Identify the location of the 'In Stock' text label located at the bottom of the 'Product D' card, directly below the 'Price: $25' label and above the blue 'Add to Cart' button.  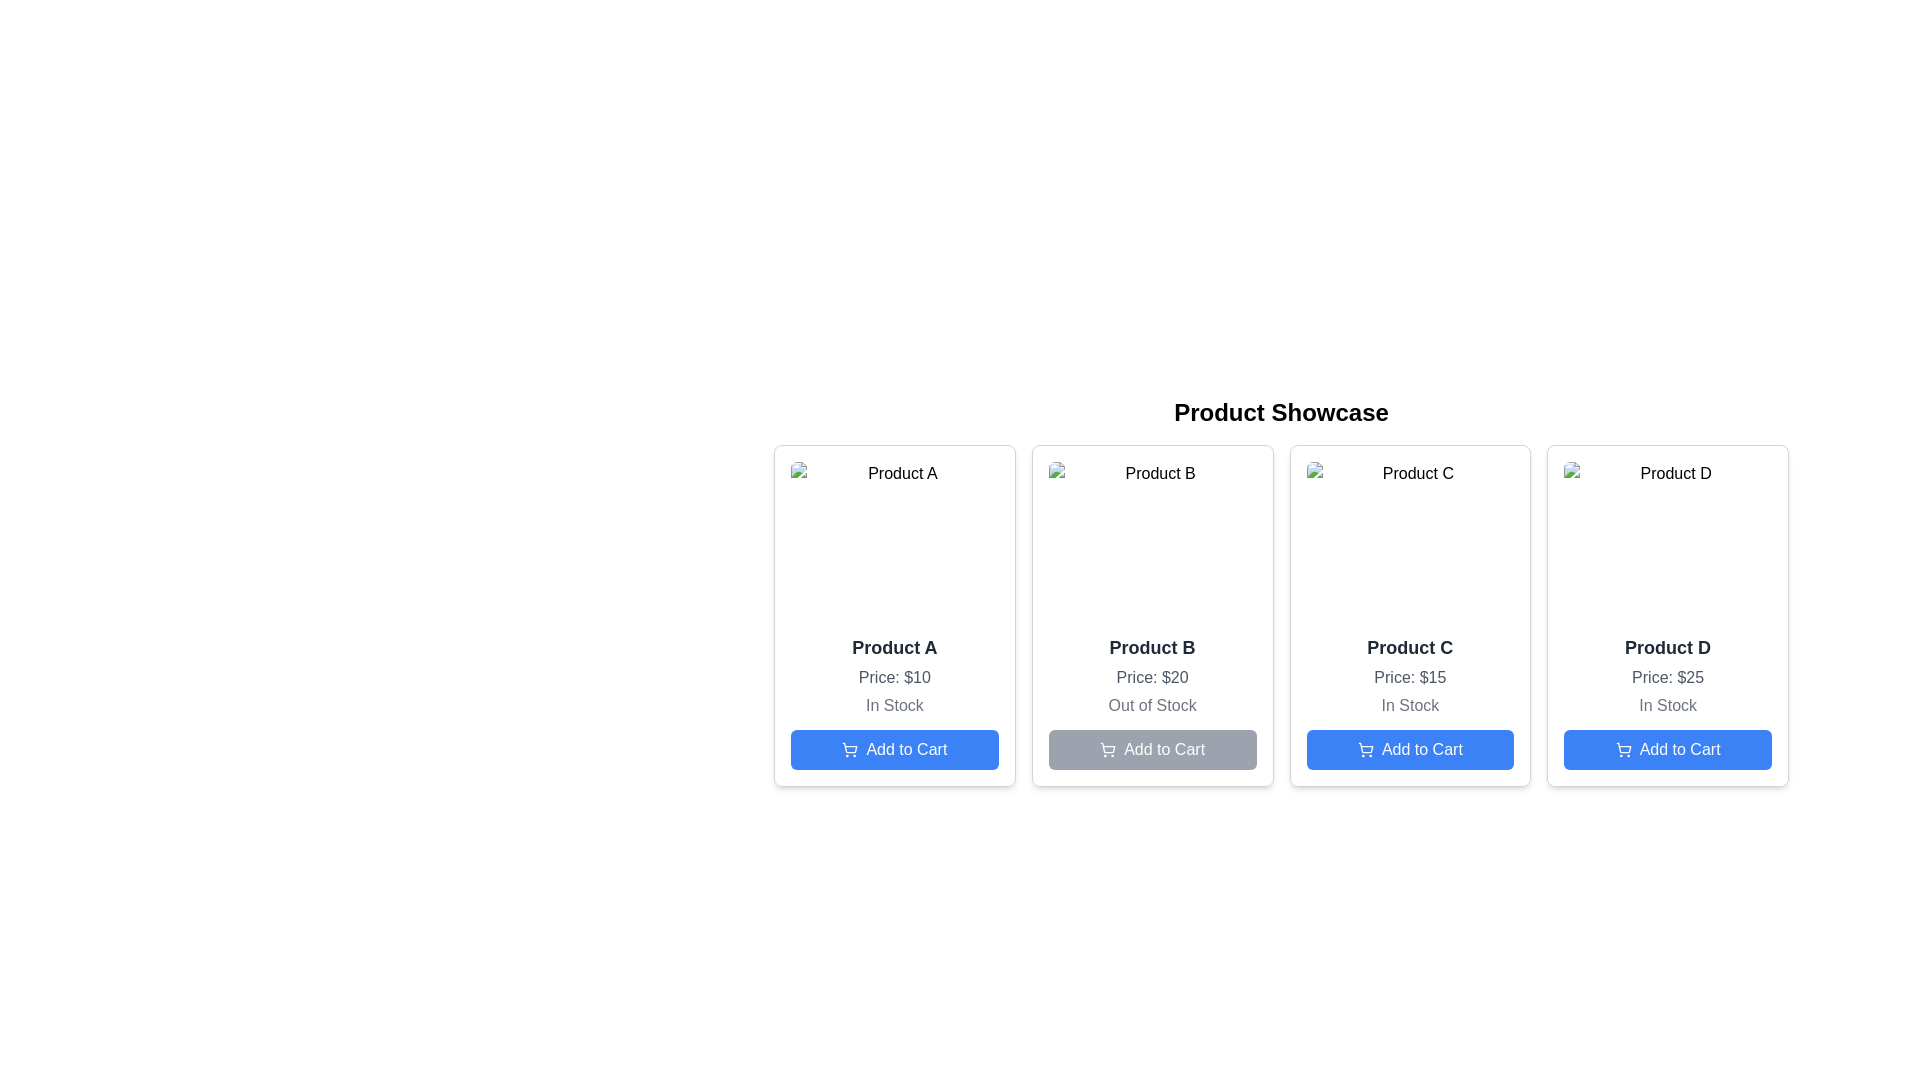
(1668, 704).